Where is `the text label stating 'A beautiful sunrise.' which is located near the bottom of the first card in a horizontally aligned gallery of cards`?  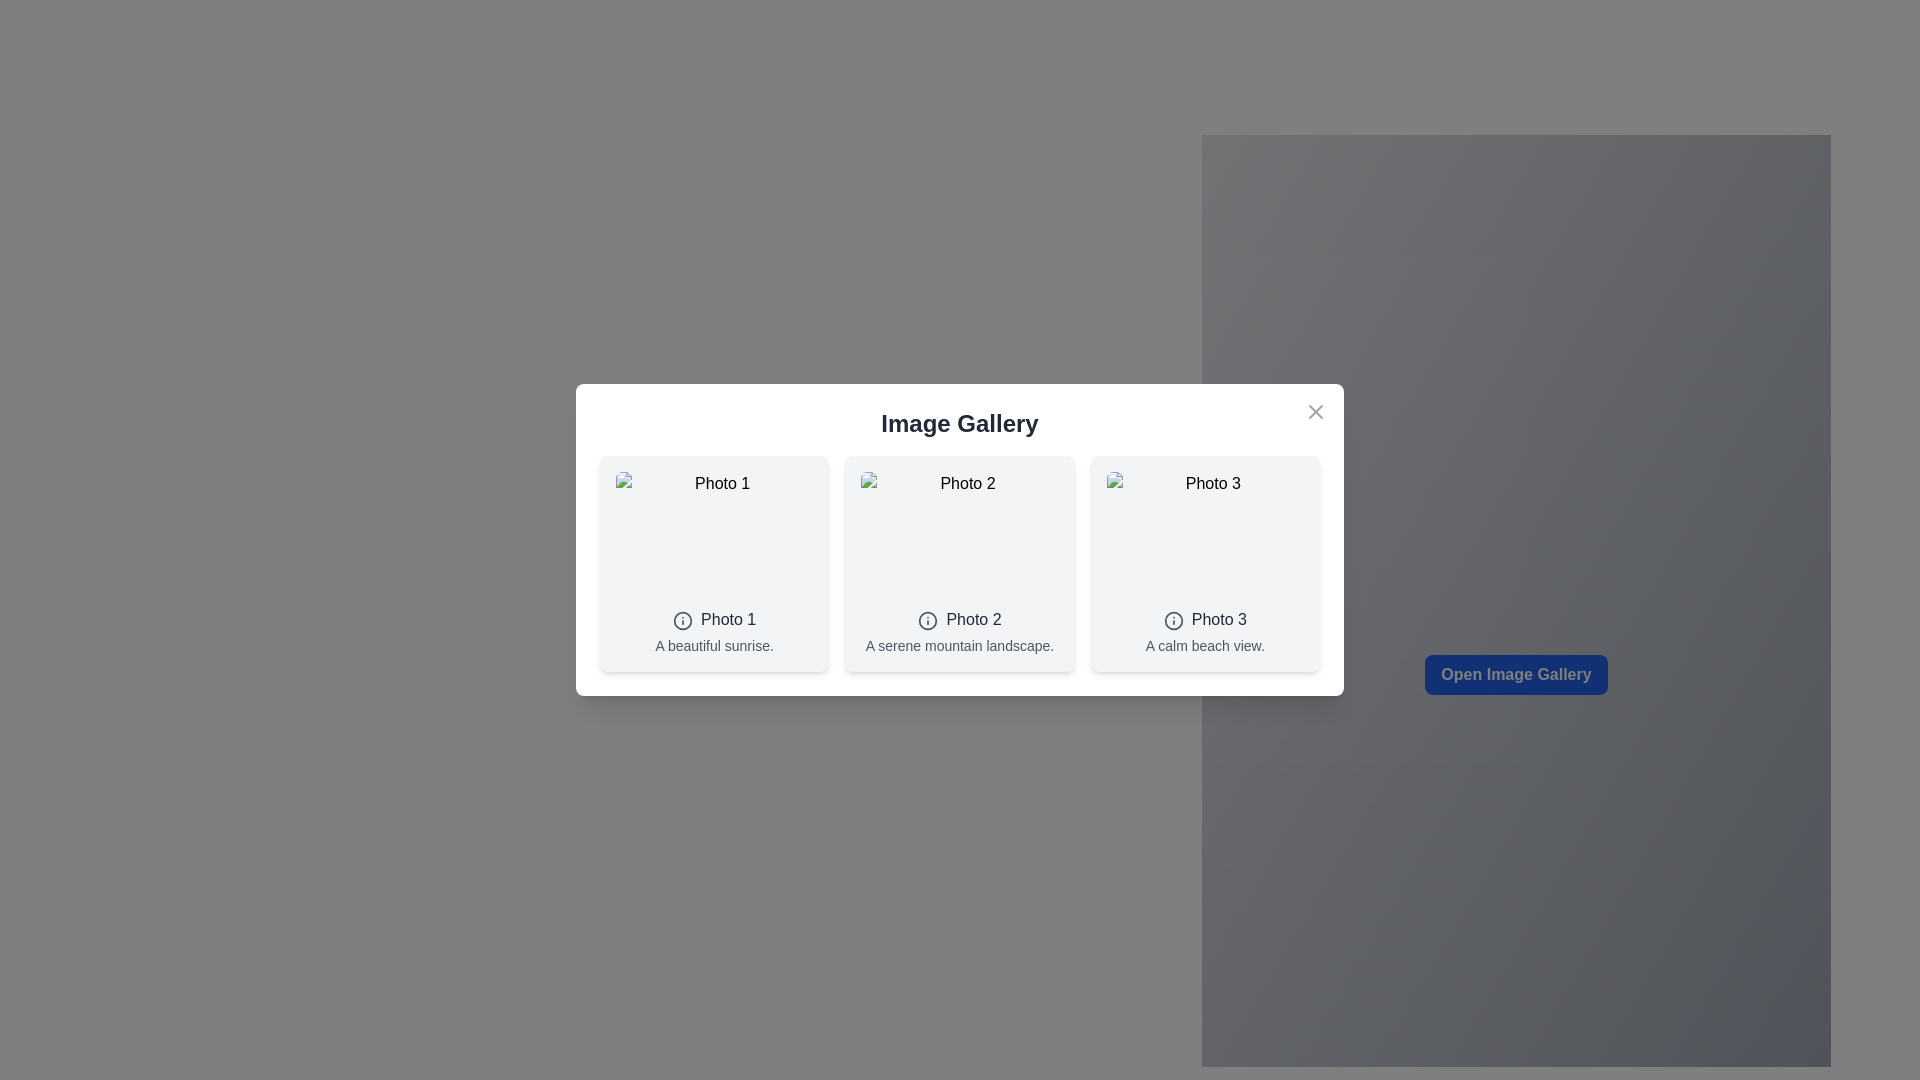
the text label stating 'A beautiful sunrise.' which is located near the bottom of the first card in a horizontally aligned gallery of cards is located at coordinates (714, 645).